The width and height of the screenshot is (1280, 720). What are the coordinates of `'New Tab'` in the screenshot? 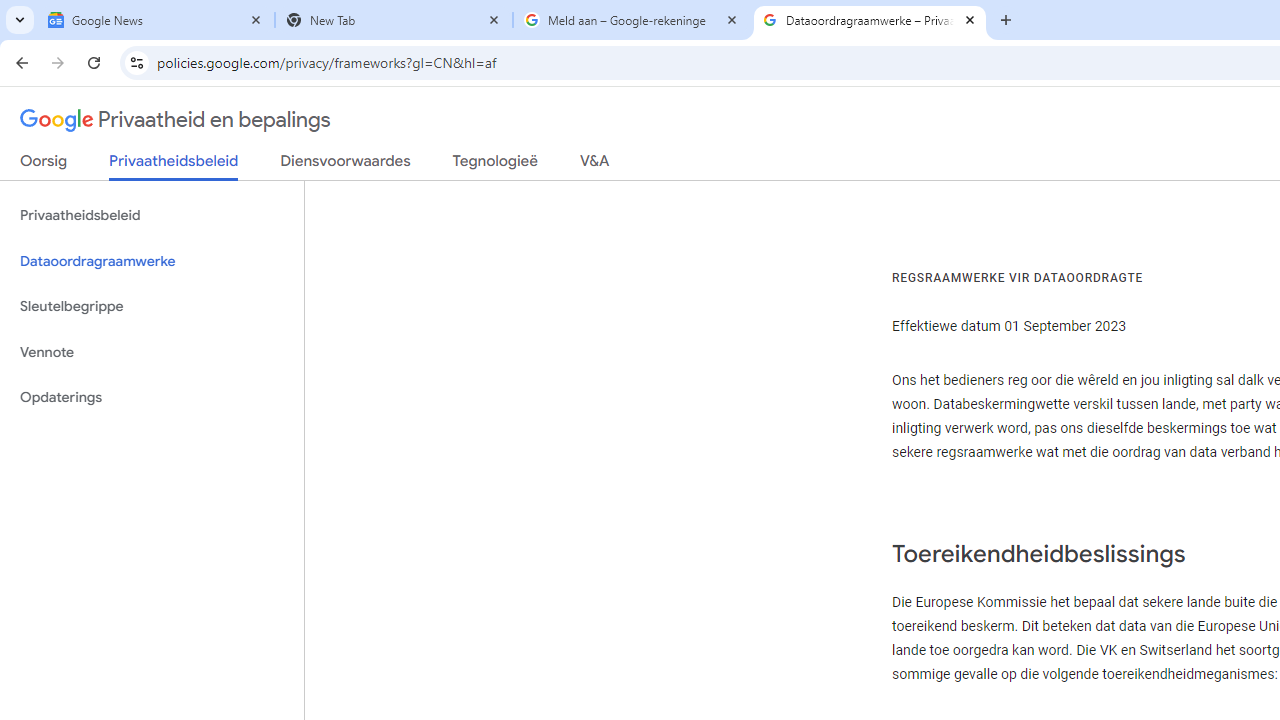 It's located at (394, 20).